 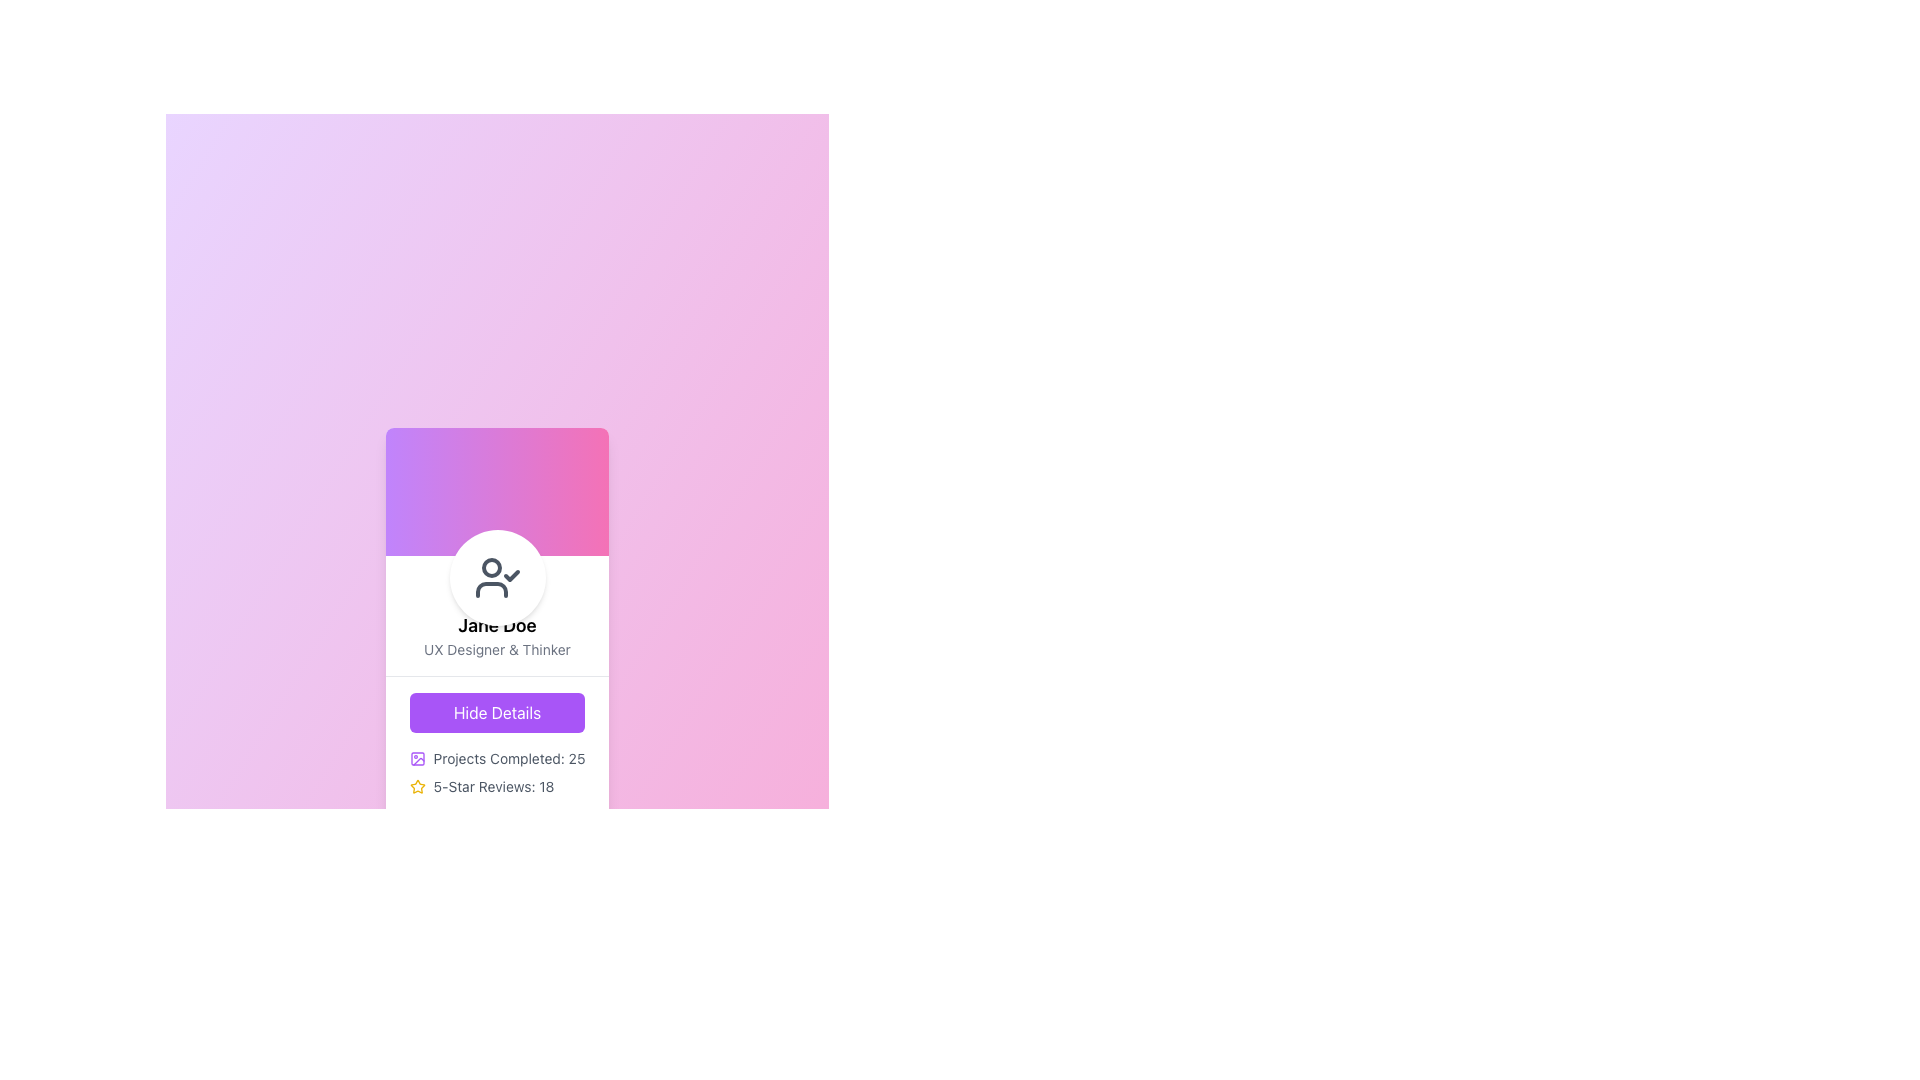 What do you see at coordinates (491, 588) in the screenshot?
I see `curved shape at the lower part of the user profile icon within the SVG illustration for detailed properties` at bounding box center [491, 588].